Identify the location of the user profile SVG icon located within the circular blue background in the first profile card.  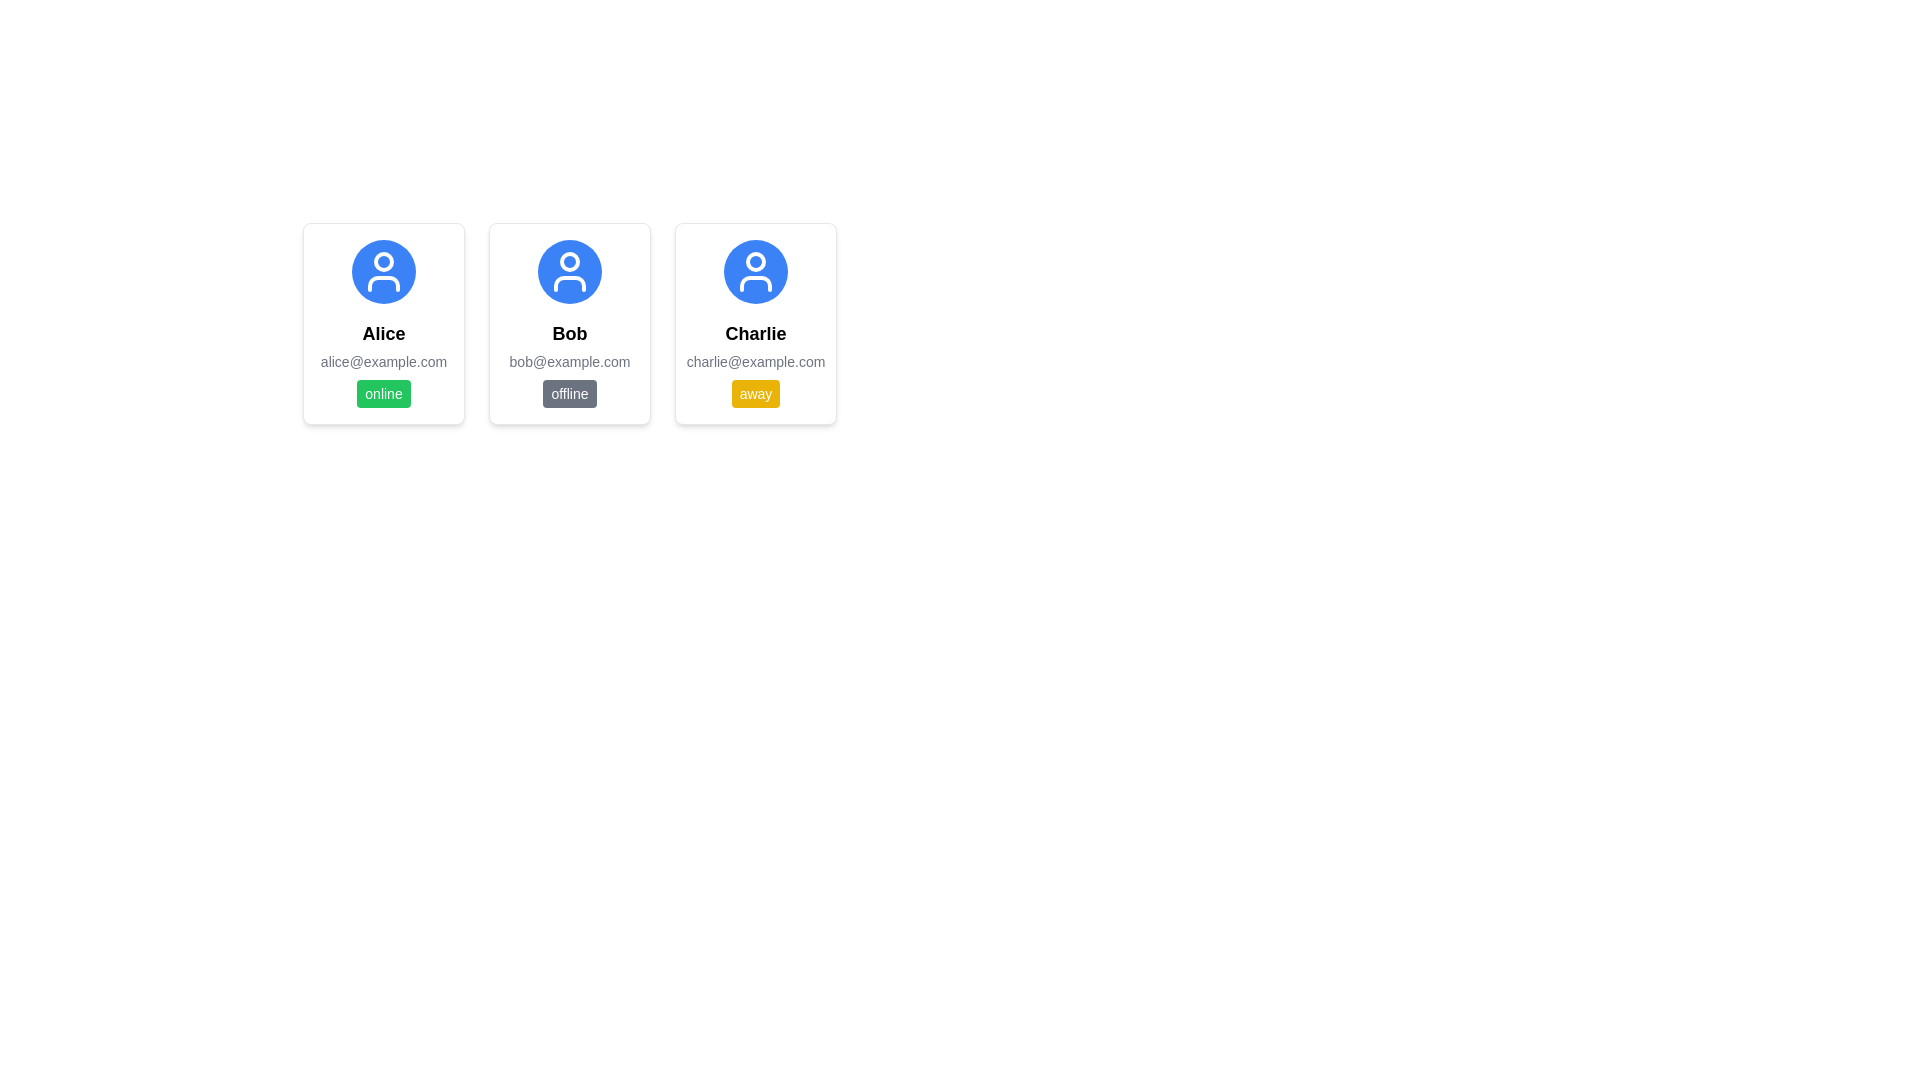
(384, 272).